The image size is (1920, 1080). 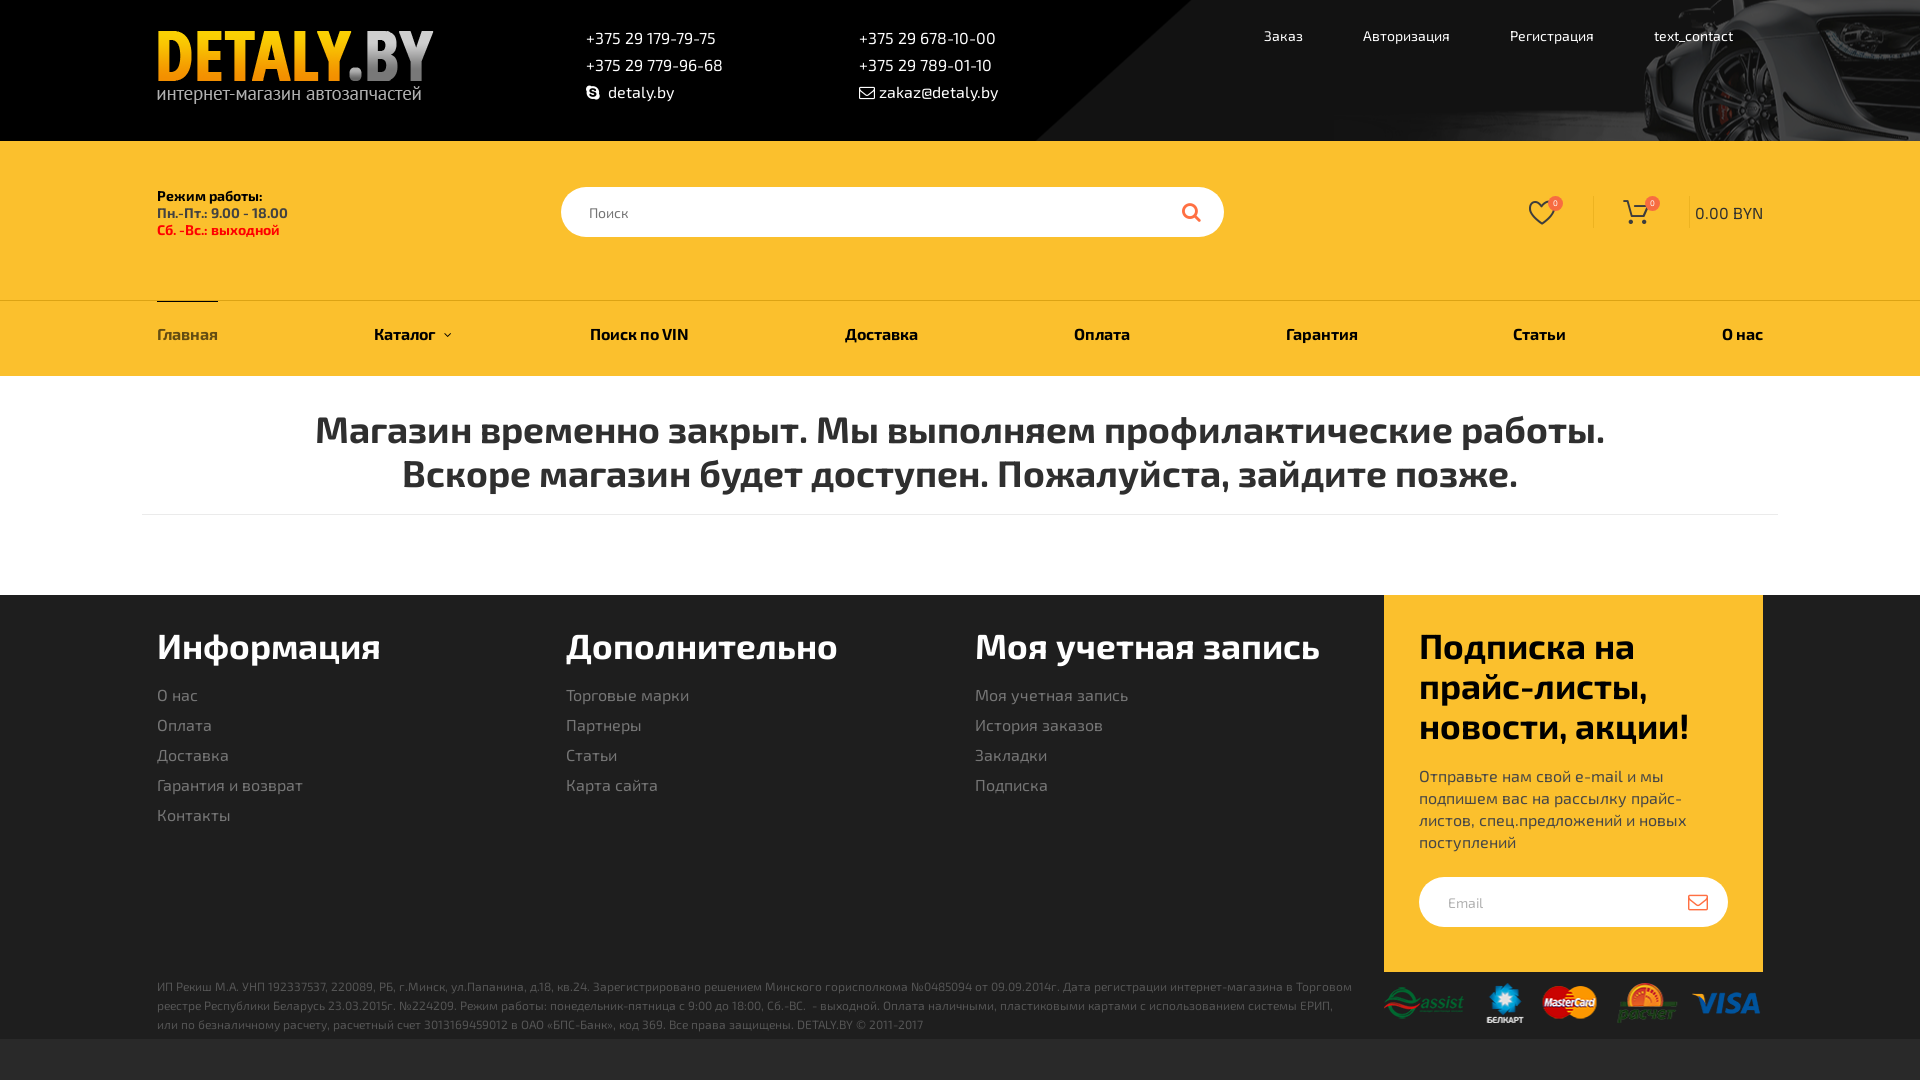 What do you see at coordinates (1623, 38) in the screenshot?
I see `'text_contact'` at bounding box center [1623, 38].